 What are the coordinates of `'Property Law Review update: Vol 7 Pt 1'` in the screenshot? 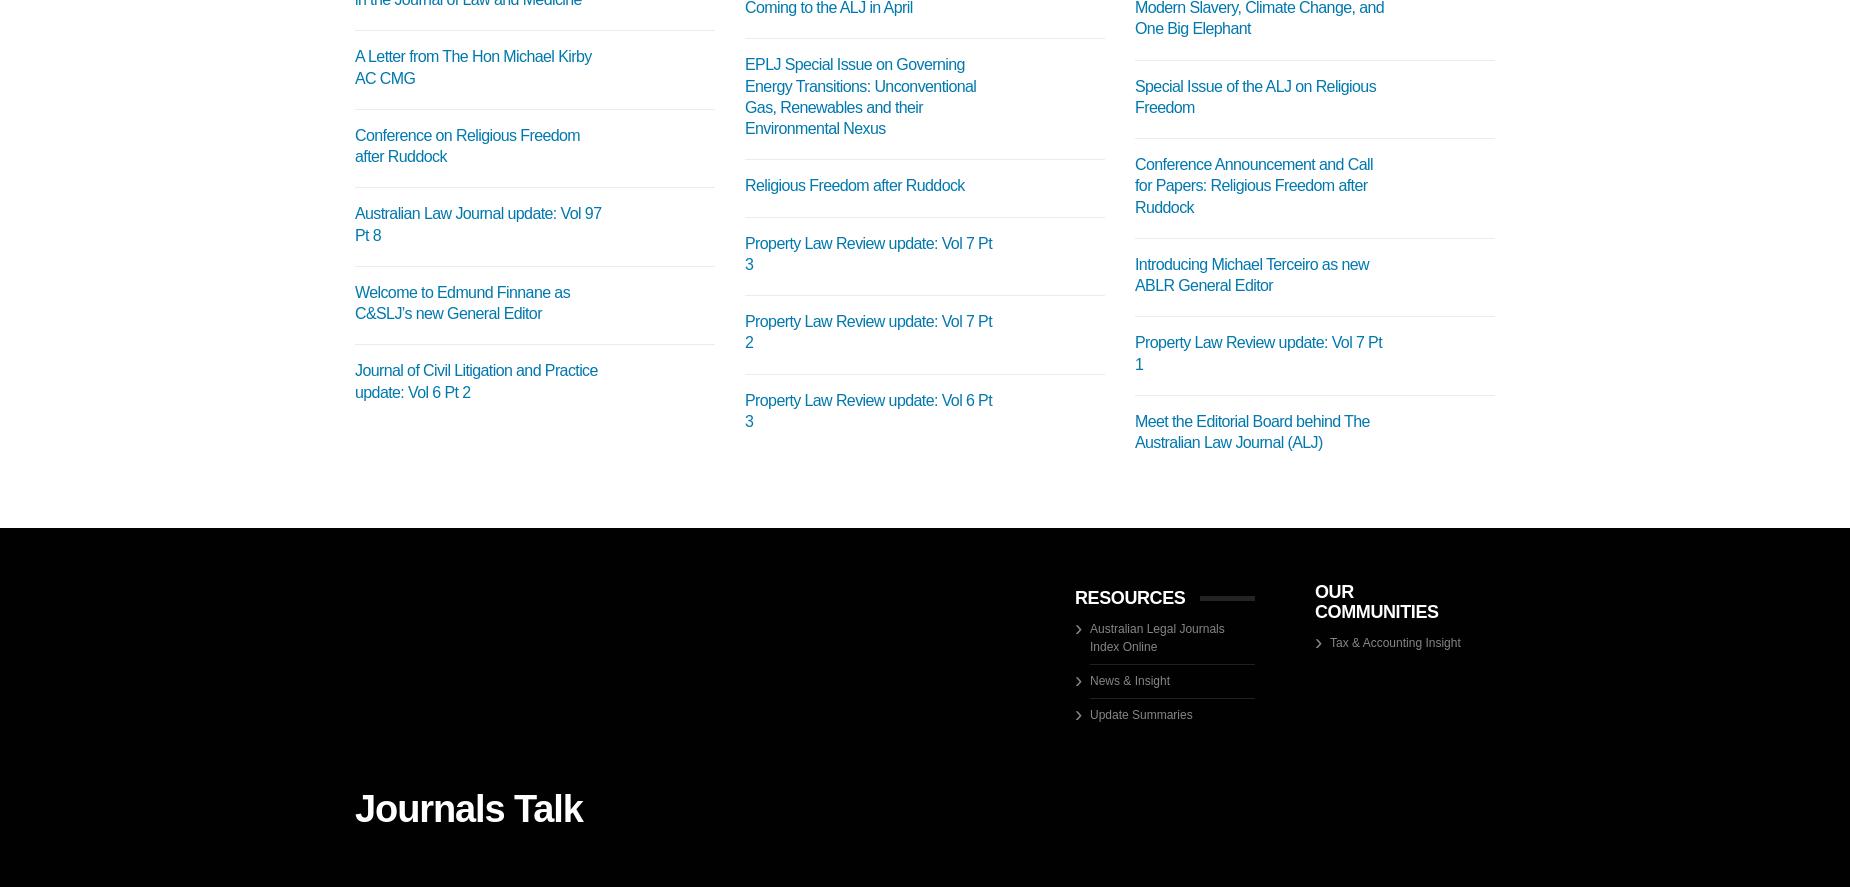 It's located at (1133, 352).